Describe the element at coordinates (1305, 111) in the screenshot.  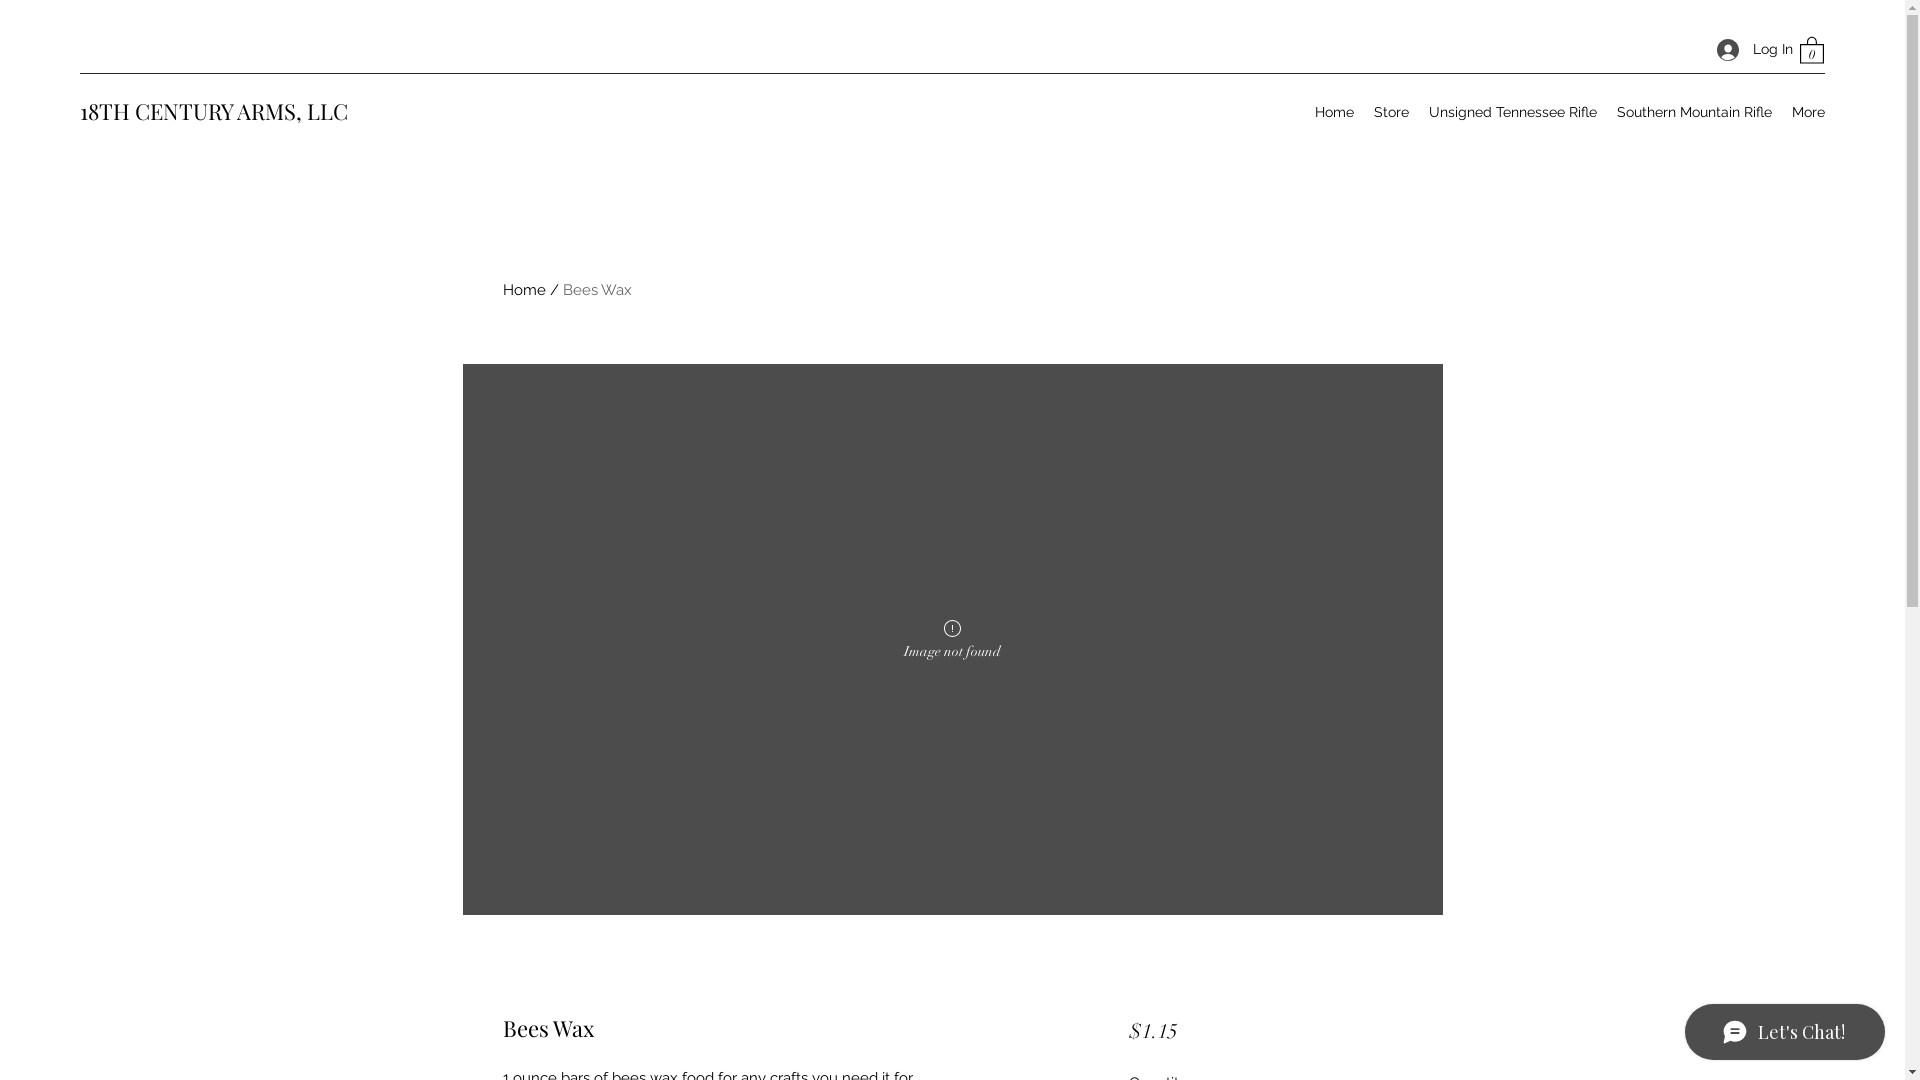
I see `'Home'` at that location.